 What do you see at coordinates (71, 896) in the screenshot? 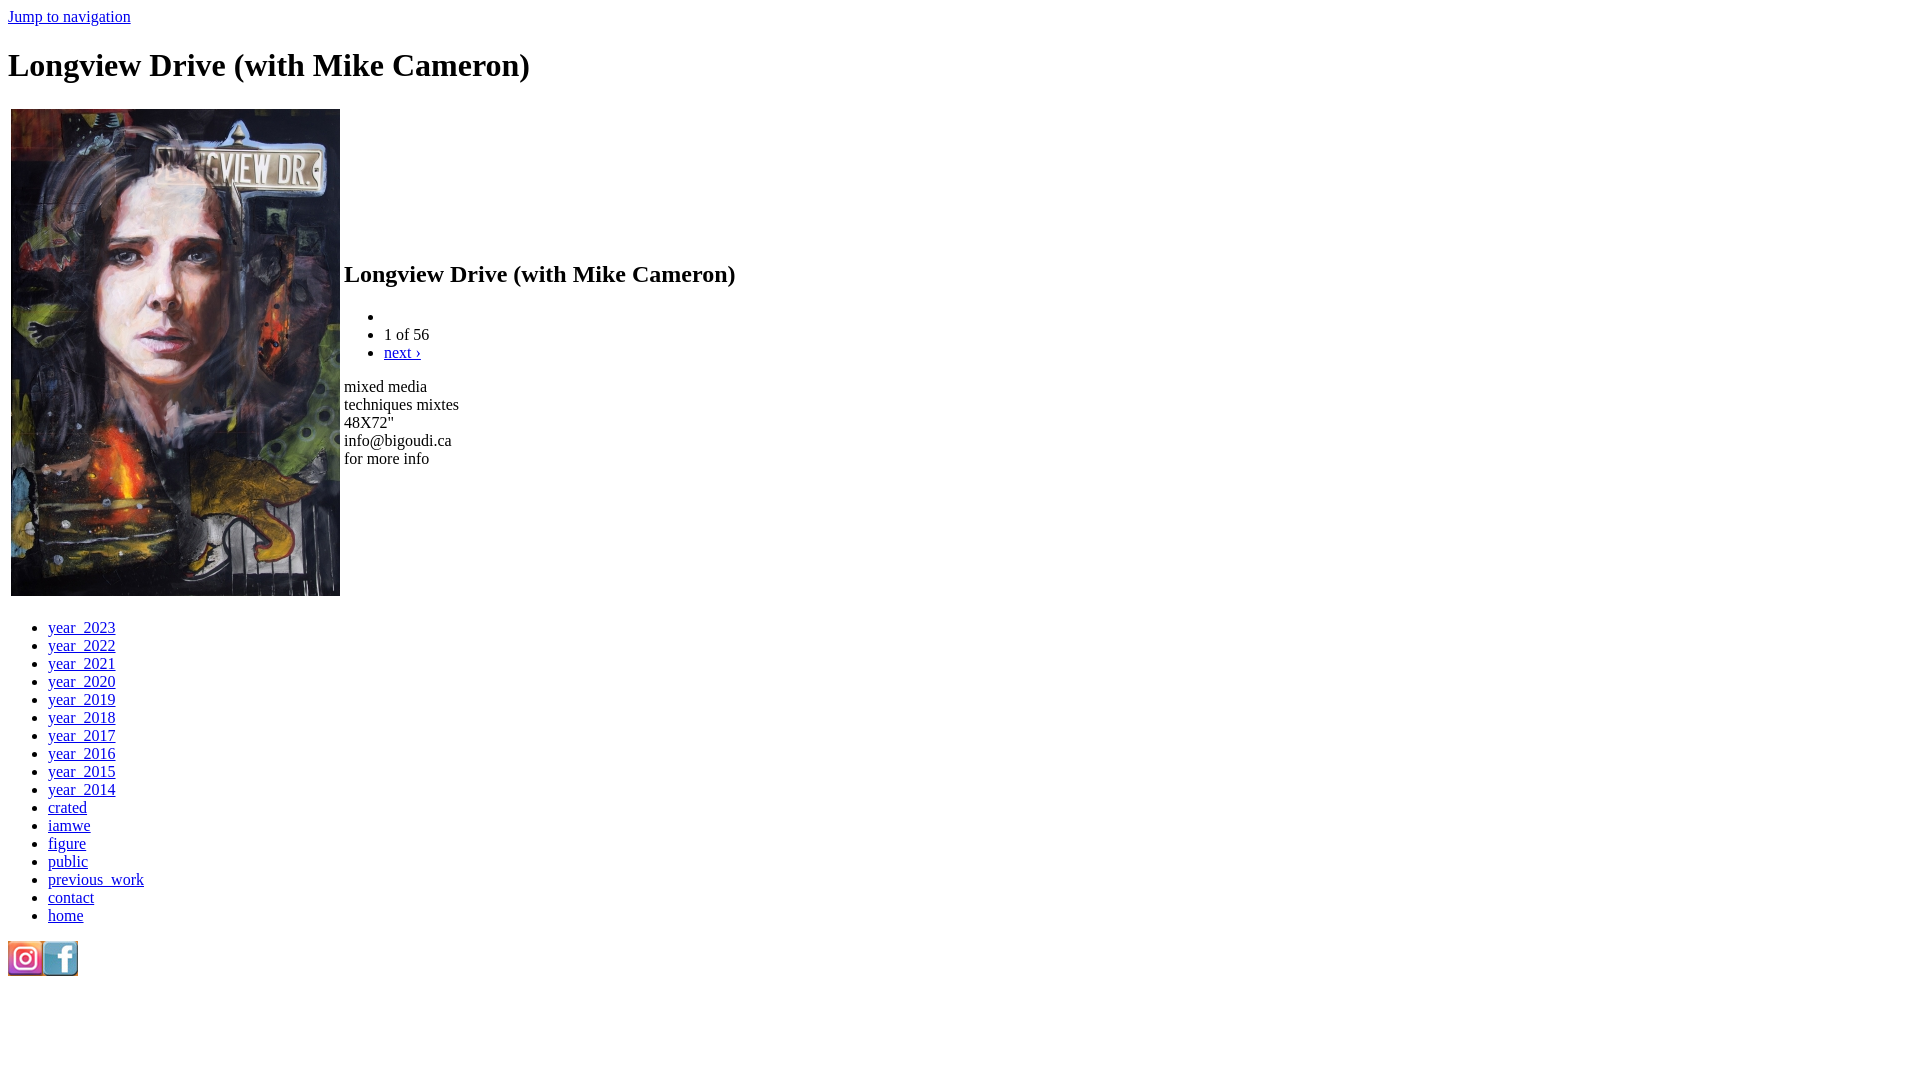
I see `'contact'` at bounding box center [71, 896].